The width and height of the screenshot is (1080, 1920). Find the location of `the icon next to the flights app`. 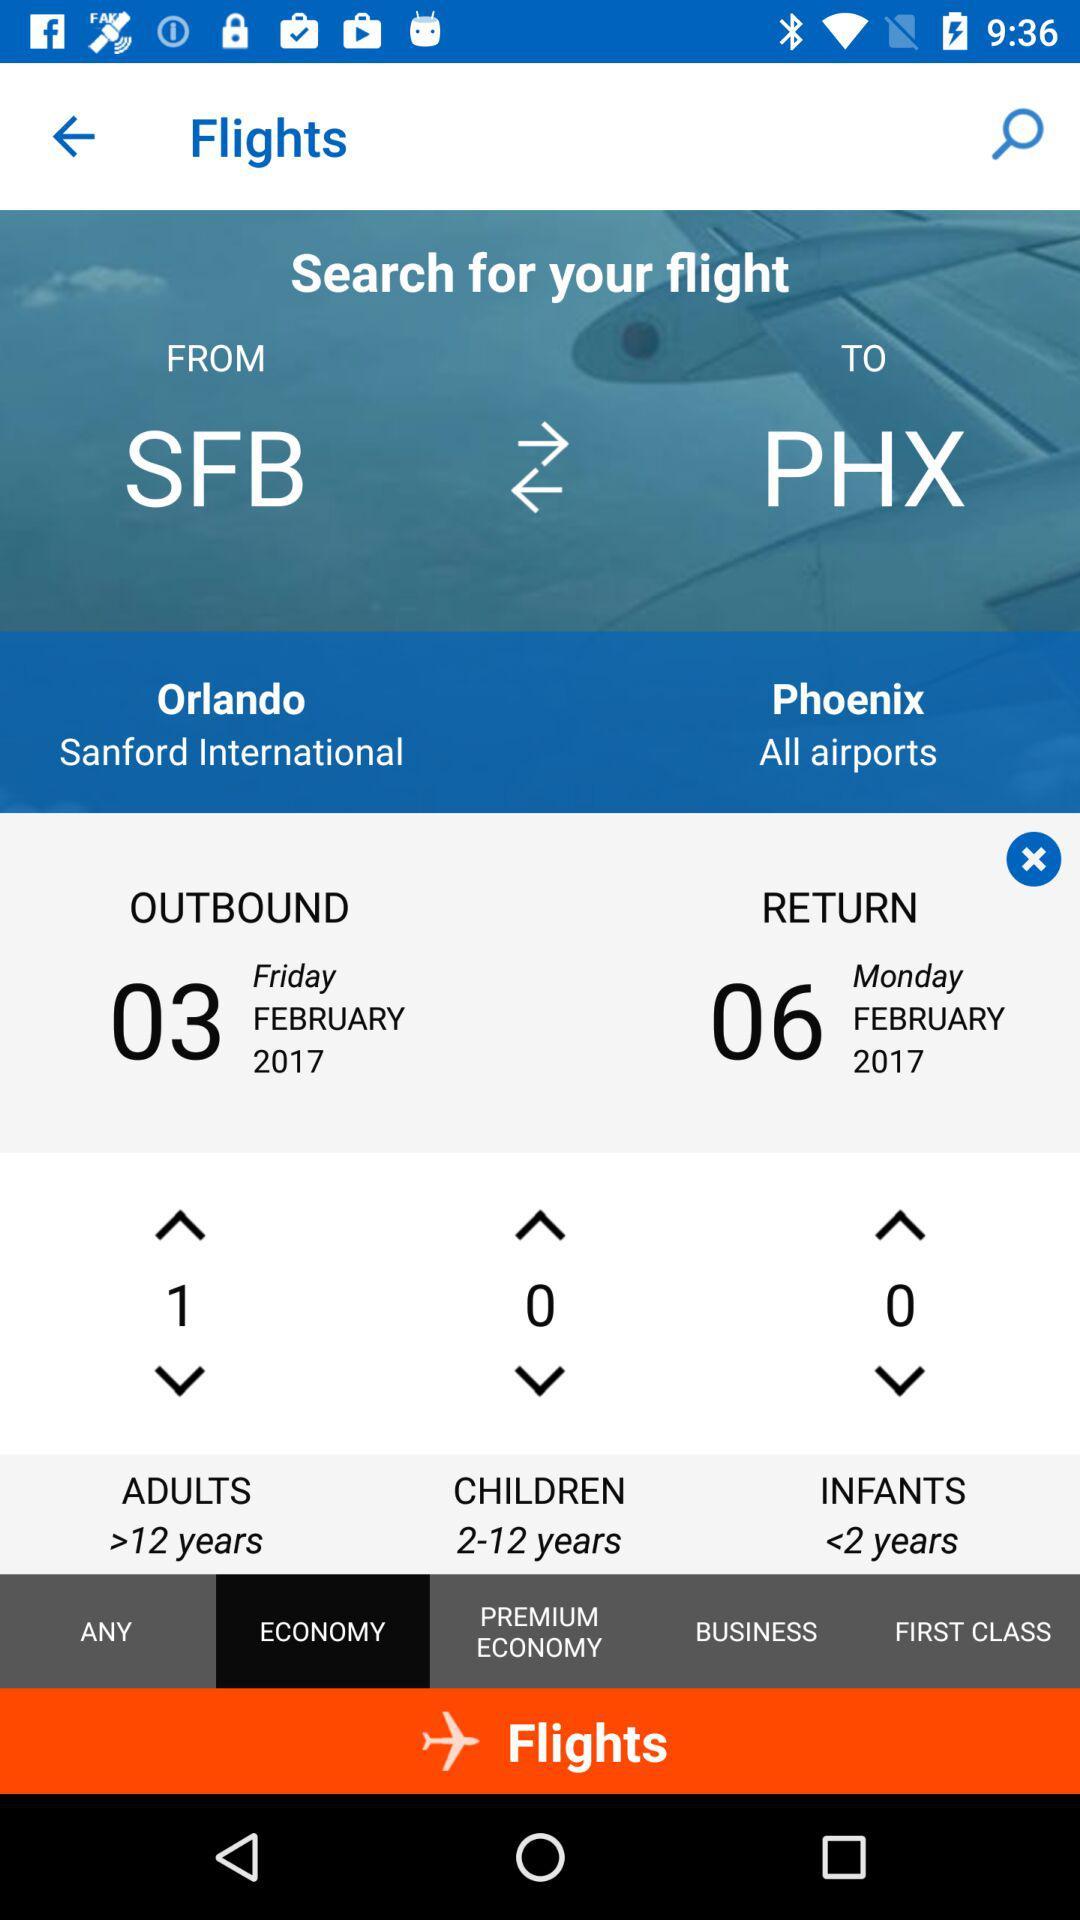

the icon next to the flights app is located at coordinates (72, 135).